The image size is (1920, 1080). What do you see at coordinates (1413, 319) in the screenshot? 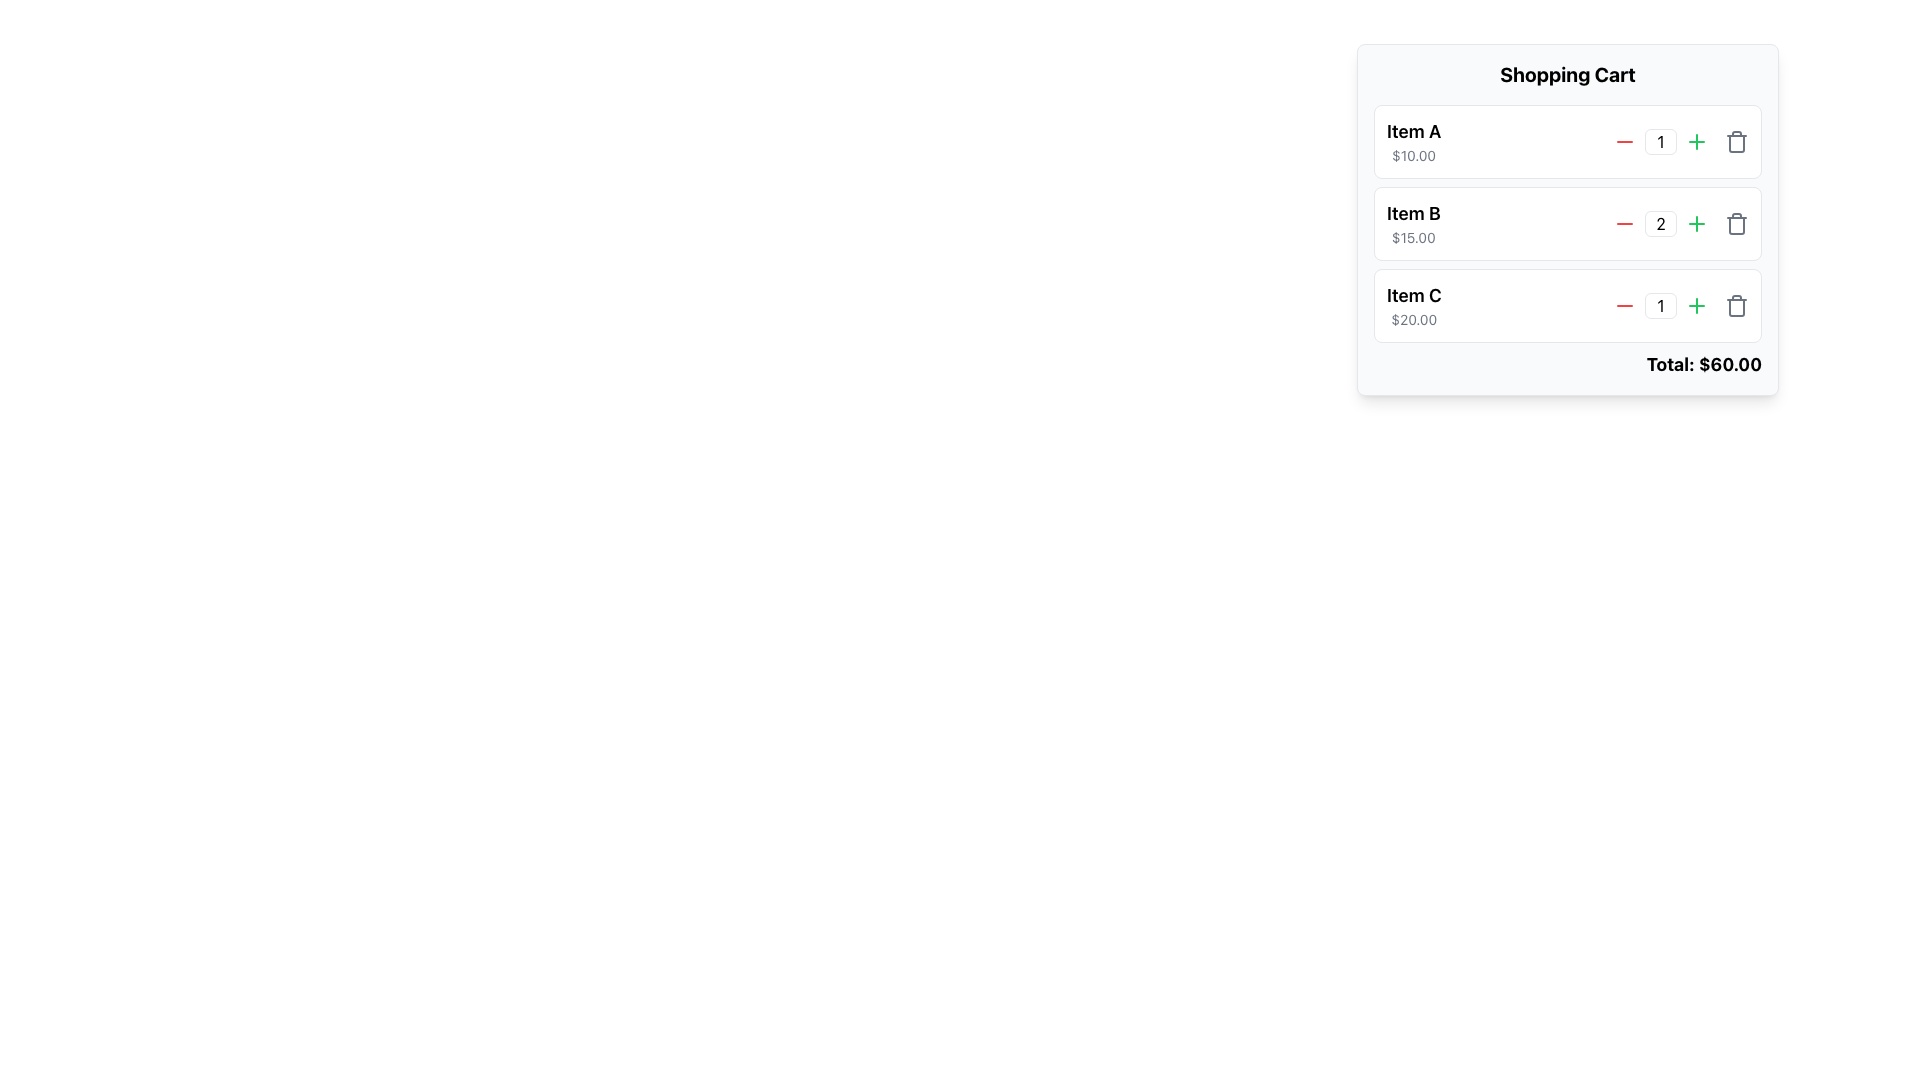
I see `the static text displaying the price '$20.00' located in the 'Item C' row of the shopping cart interface` at bounding box center [1413, 319].